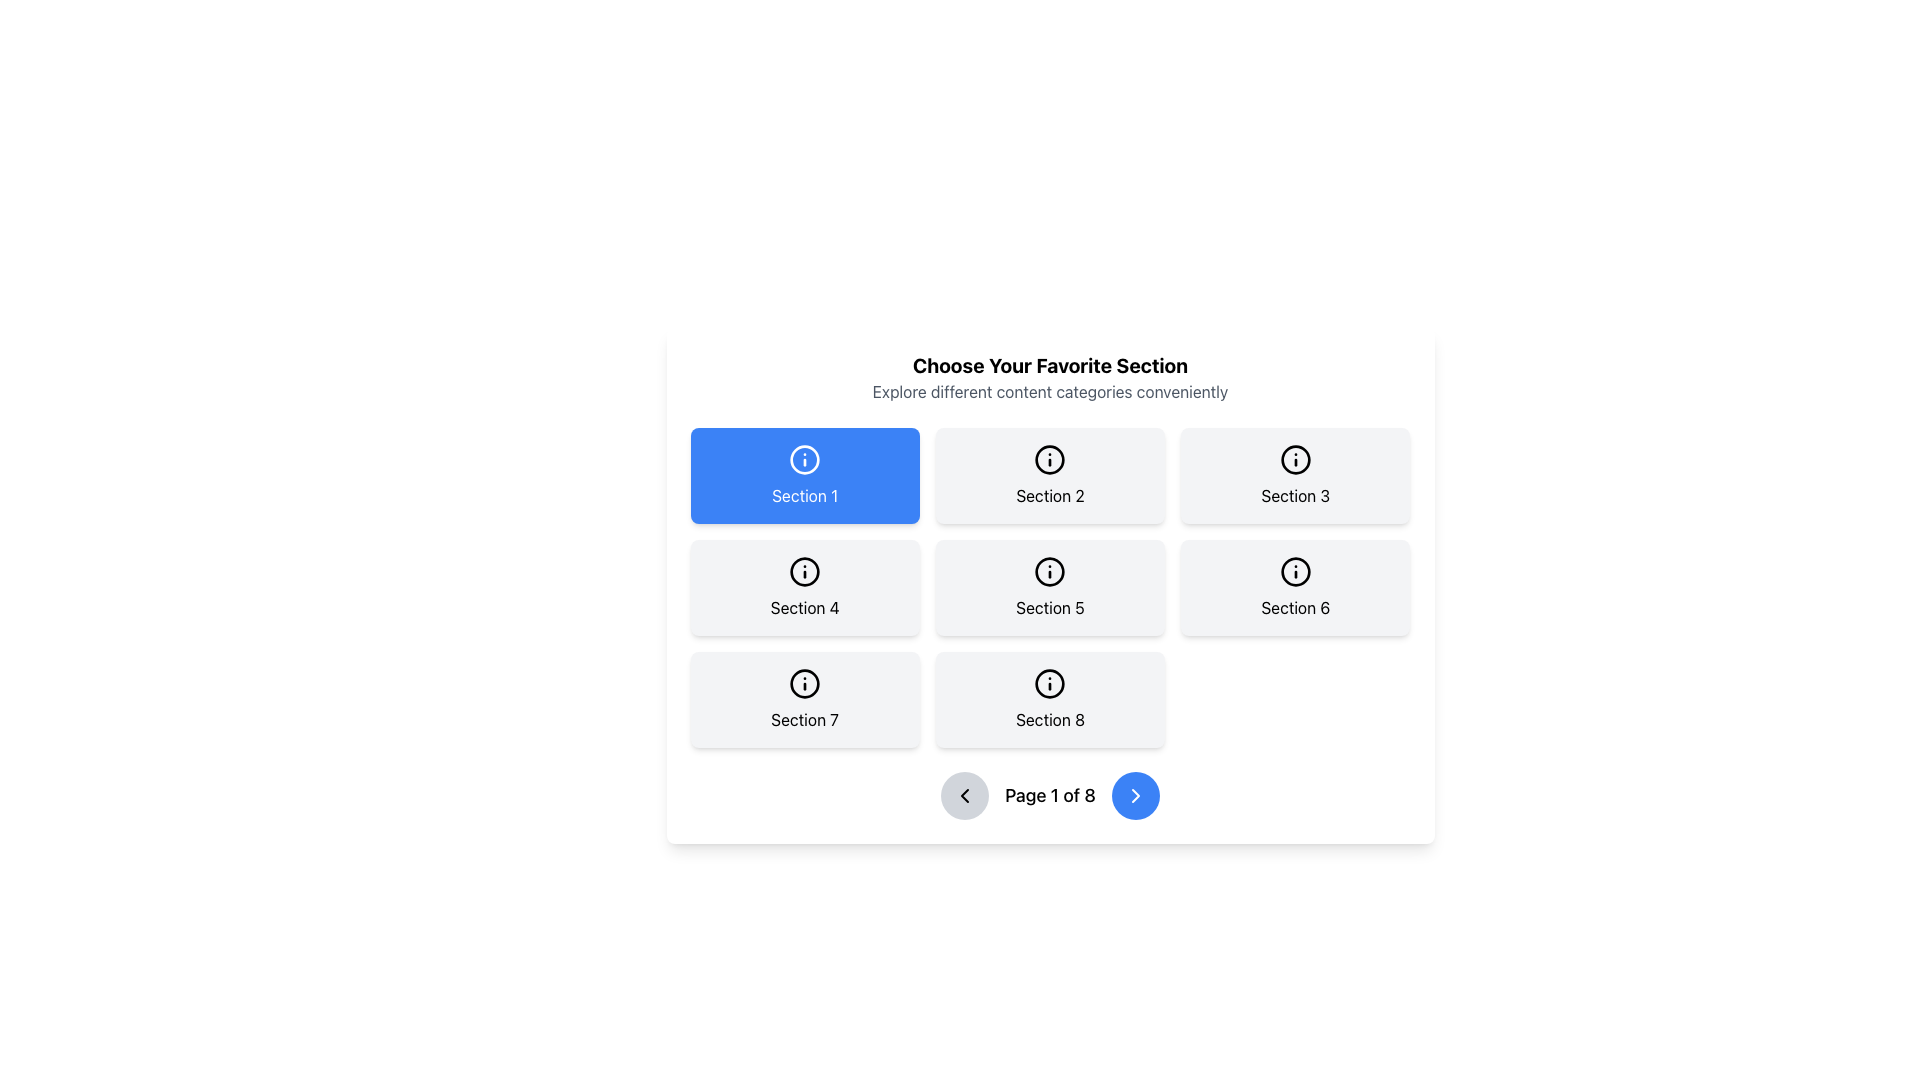 The width and height of the screenshot is (1920, 1080). Describe the element at coordinates (805, 586) in the screenshot. I see `the selectable panel with rounded corners and an 'i' icon above the text 'Section 4'` at that location.